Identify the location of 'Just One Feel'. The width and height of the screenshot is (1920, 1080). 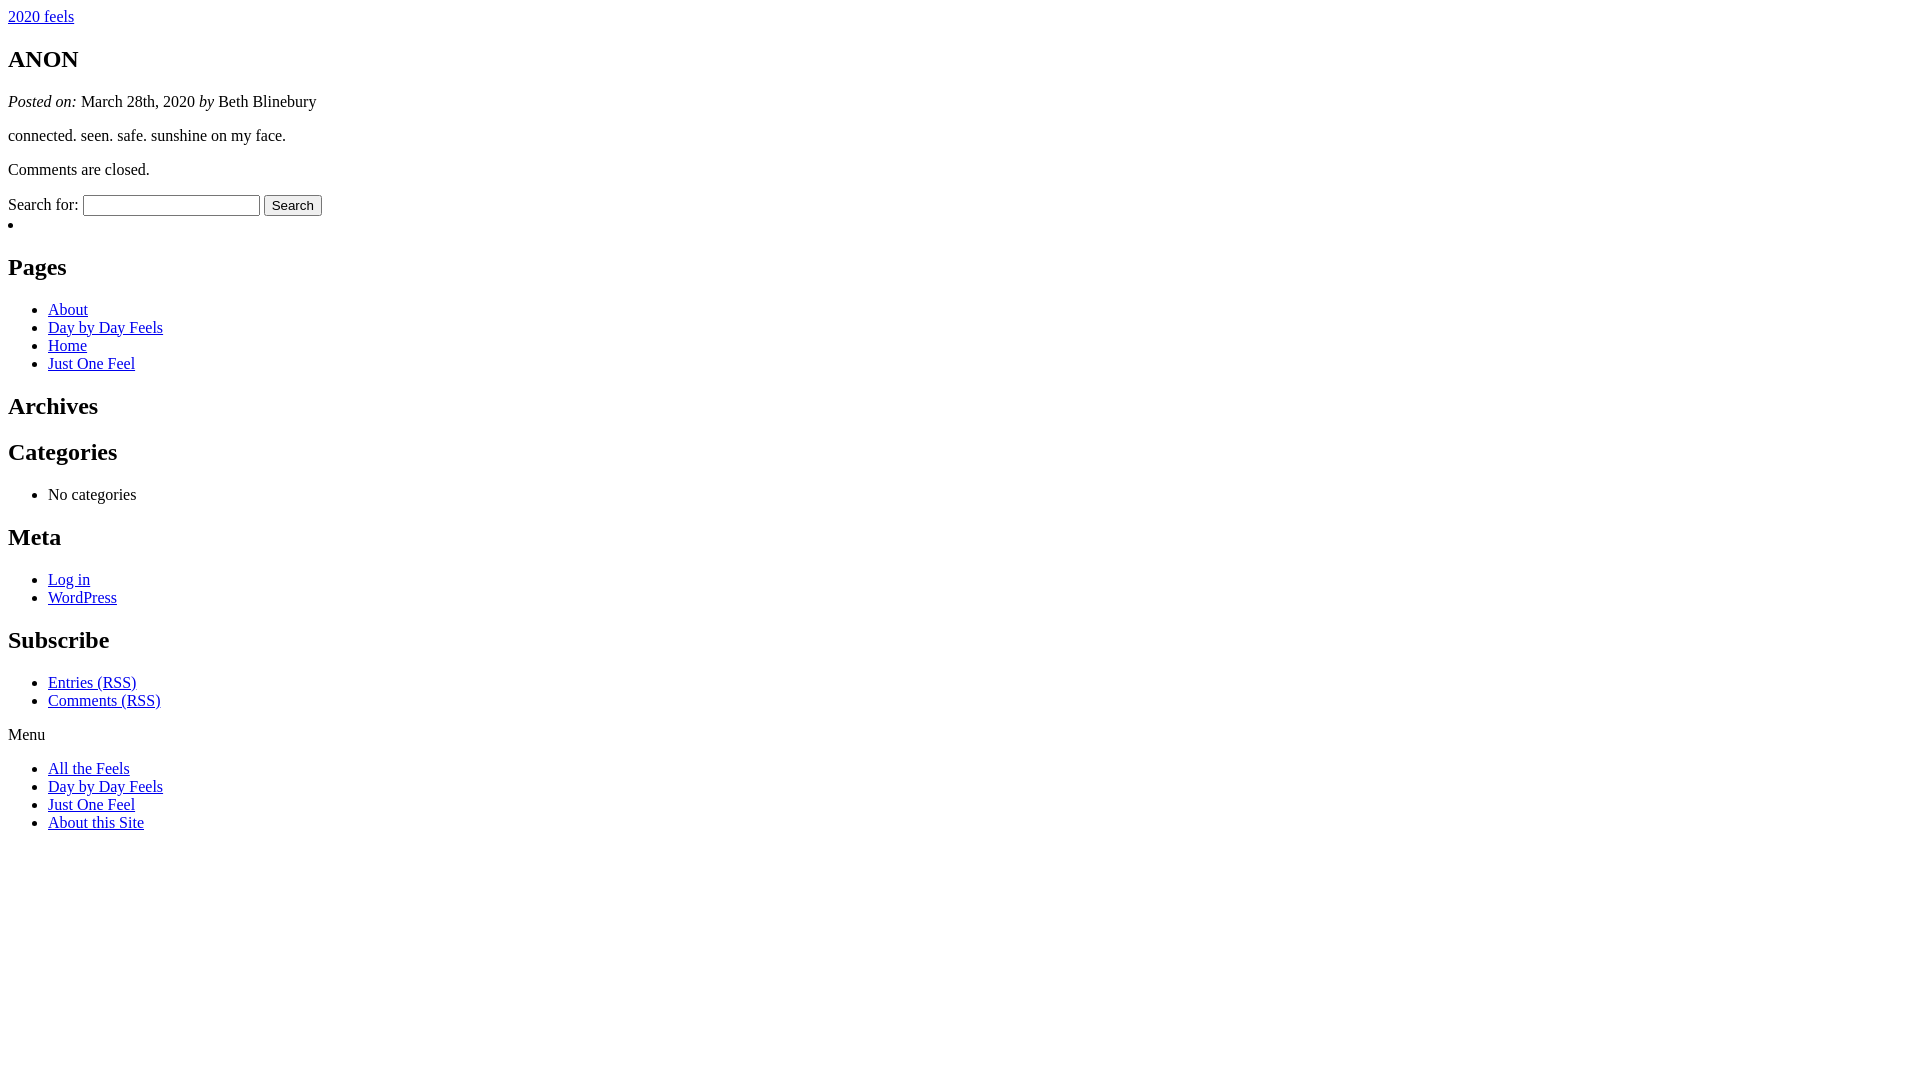
(90, 803).